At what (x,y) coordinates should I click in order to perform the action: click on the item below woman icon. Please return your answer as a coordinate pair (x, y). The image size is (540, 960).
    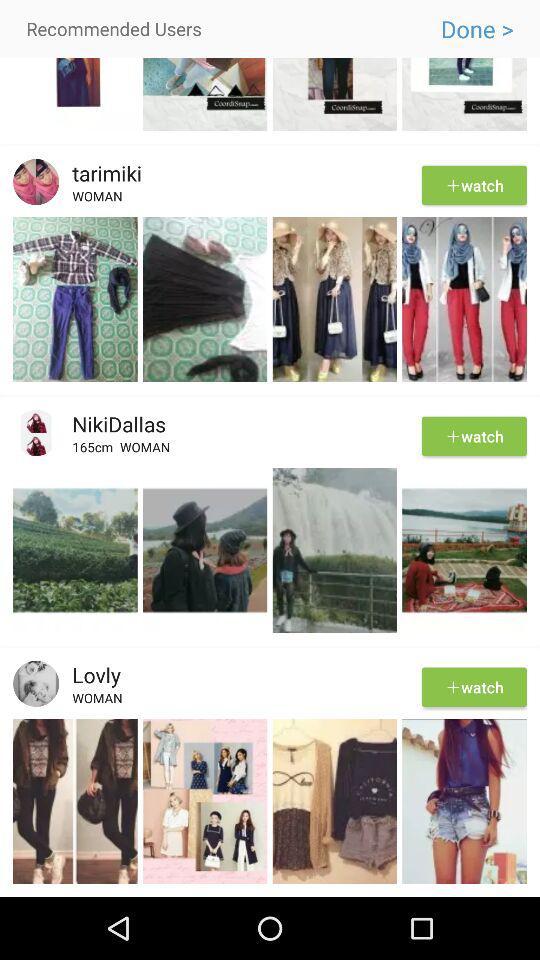
    Looking at the image, I should click on (270, 716).